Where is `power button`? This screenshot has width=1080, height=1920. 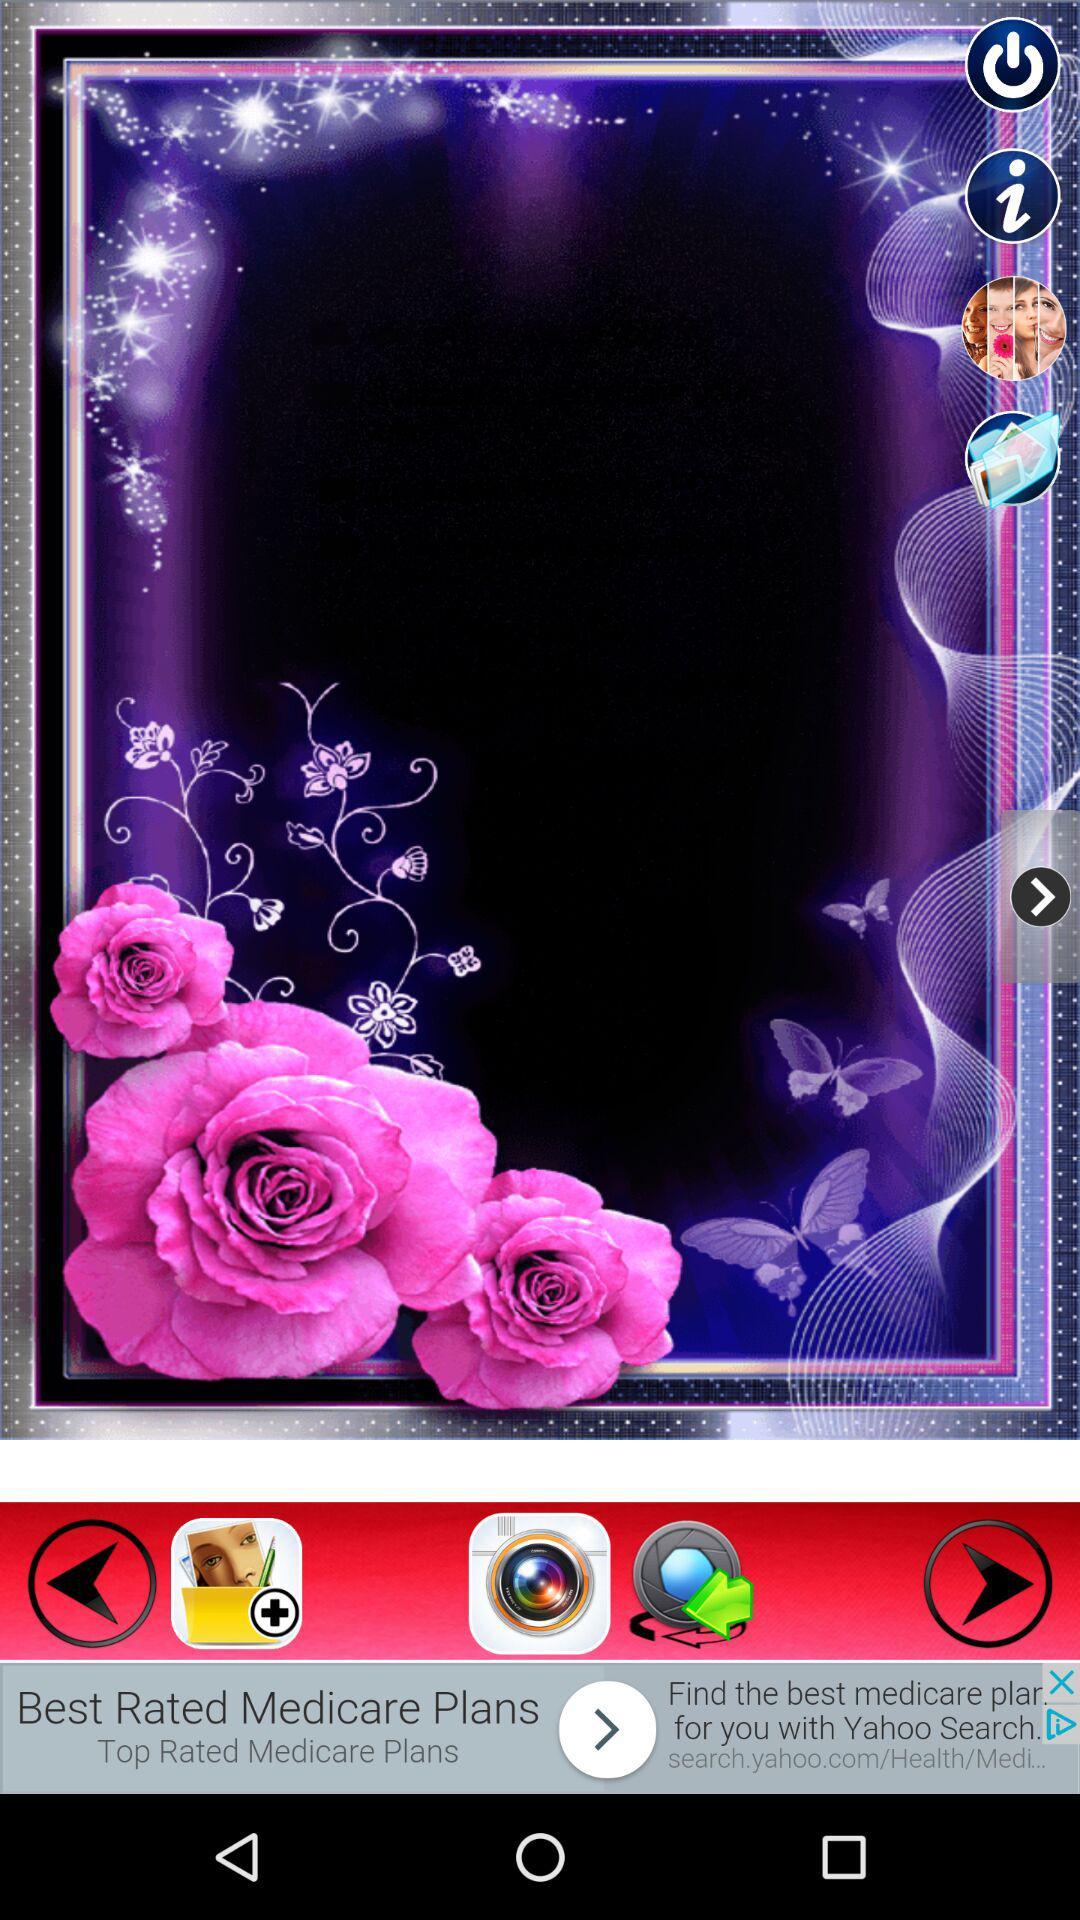 power button is located at coordinates (1014, 66).